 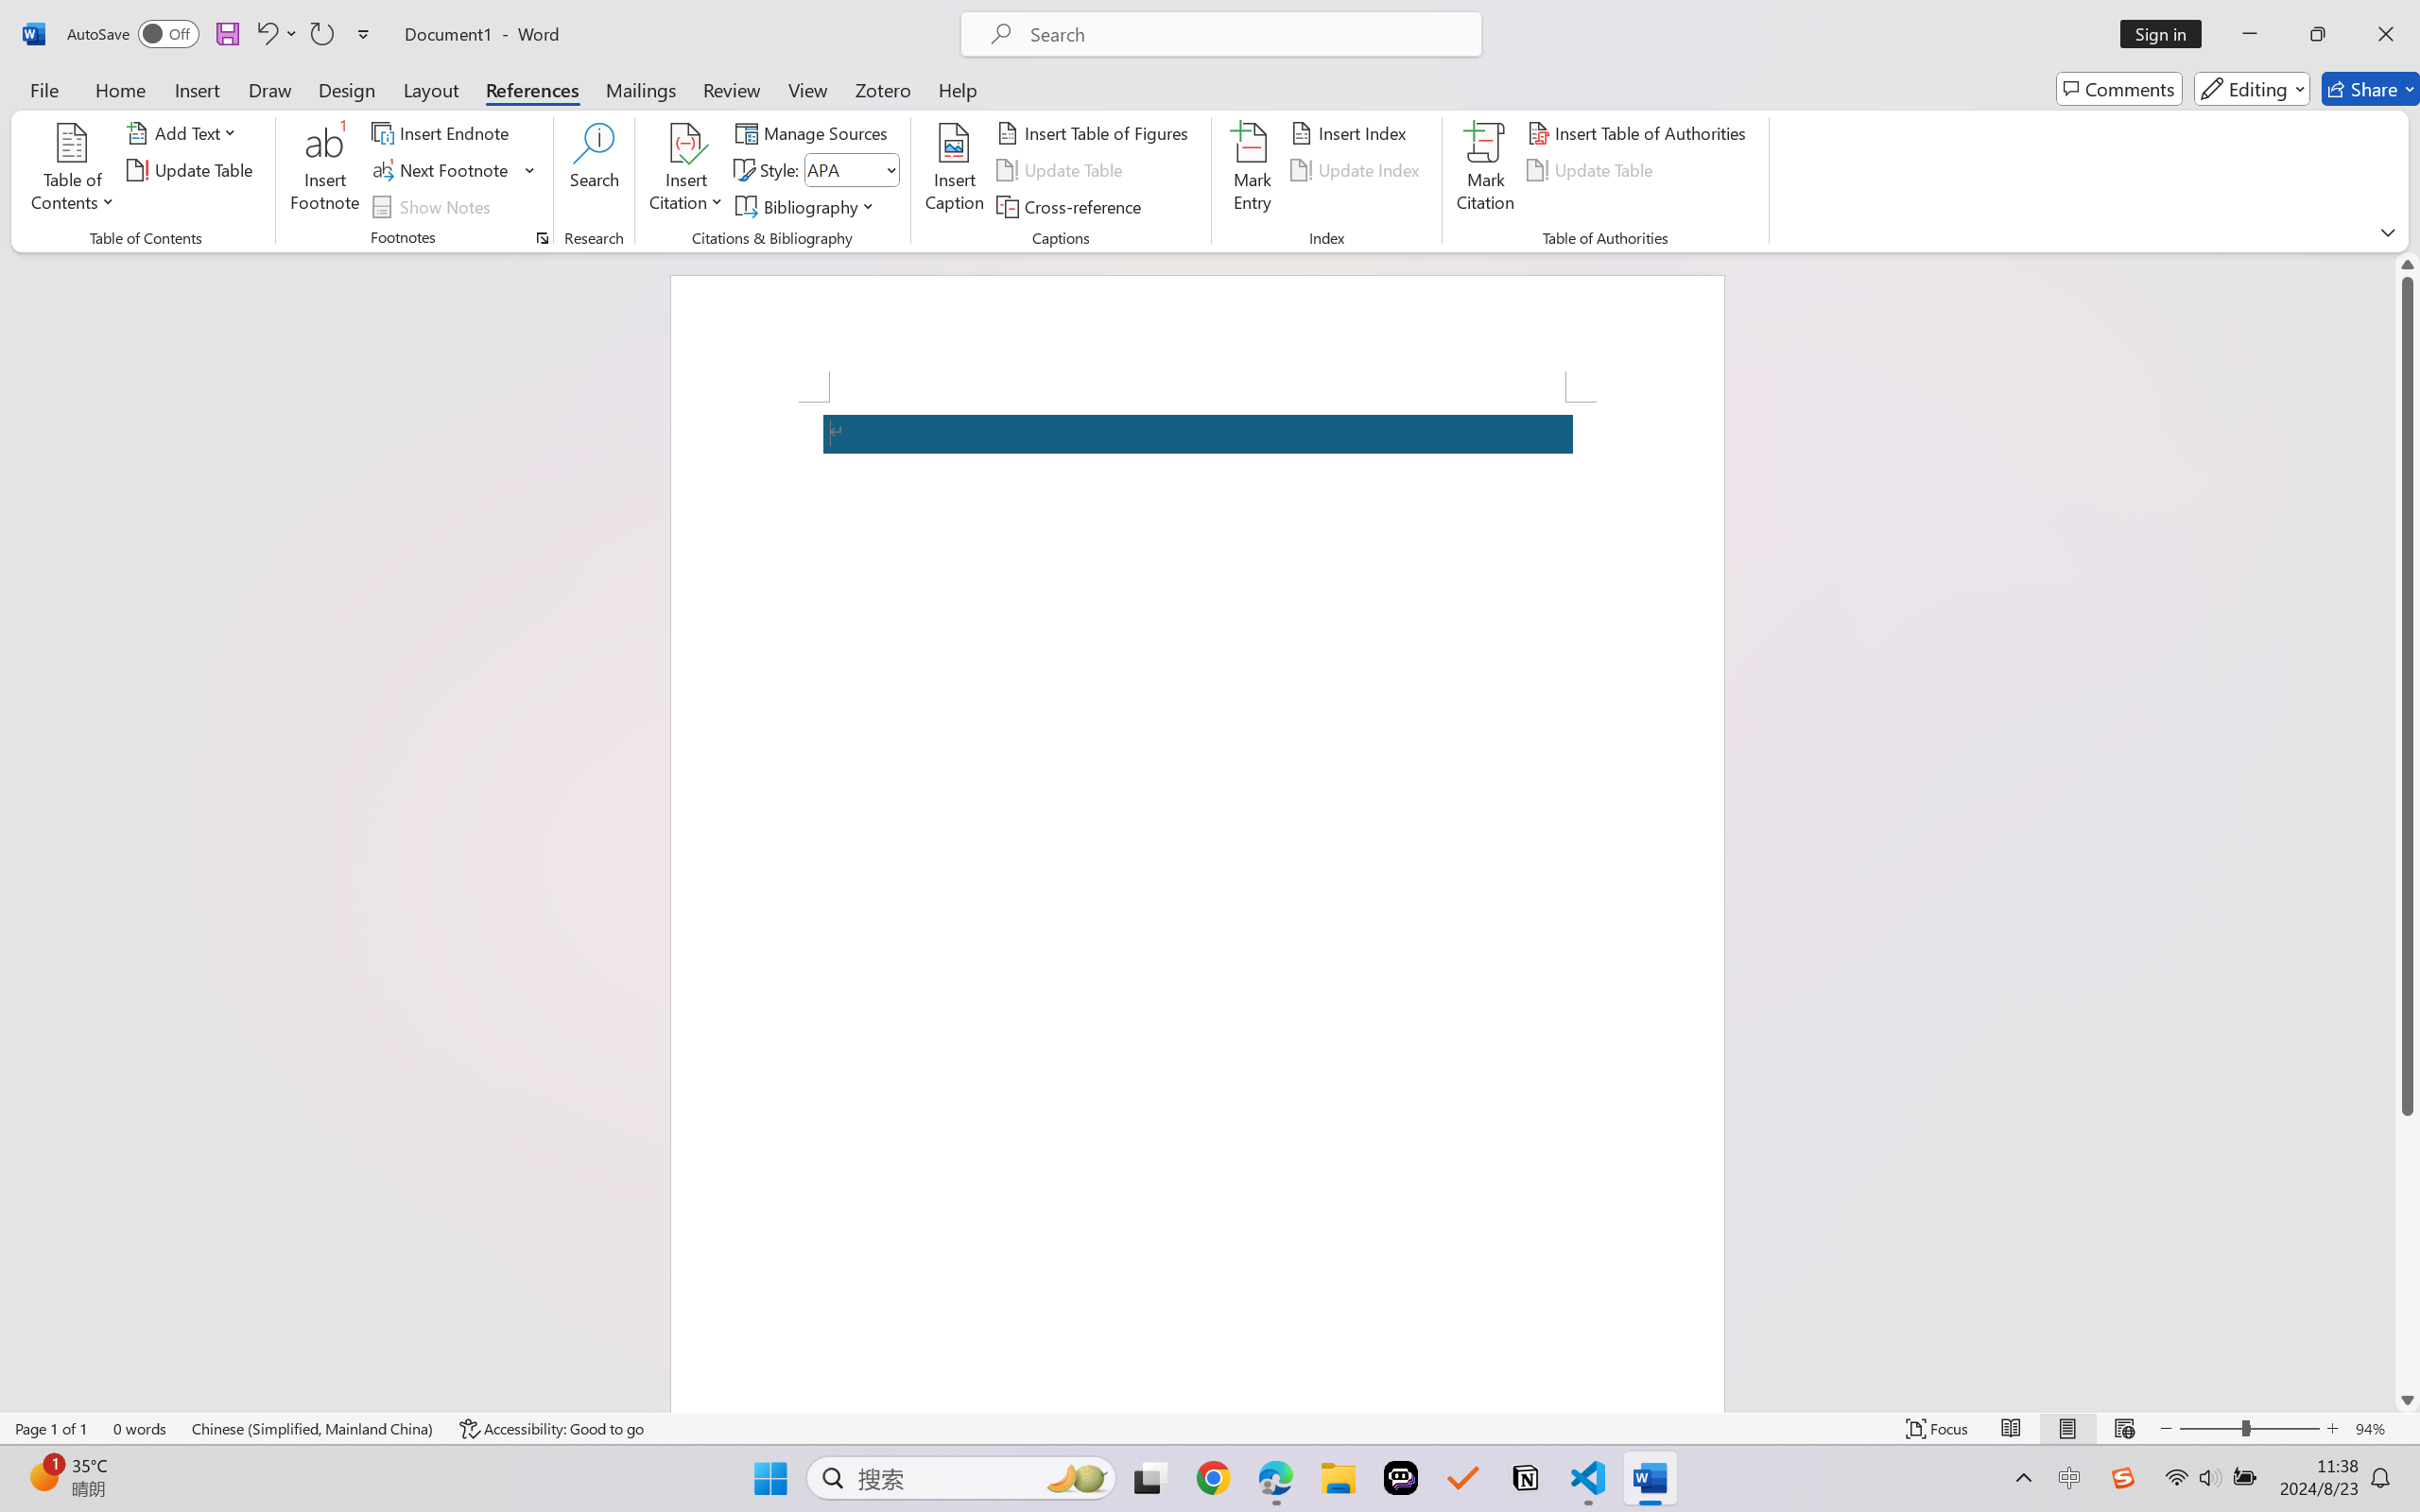 I want to click on 'Next Footnote', so click(x=454, y=170).